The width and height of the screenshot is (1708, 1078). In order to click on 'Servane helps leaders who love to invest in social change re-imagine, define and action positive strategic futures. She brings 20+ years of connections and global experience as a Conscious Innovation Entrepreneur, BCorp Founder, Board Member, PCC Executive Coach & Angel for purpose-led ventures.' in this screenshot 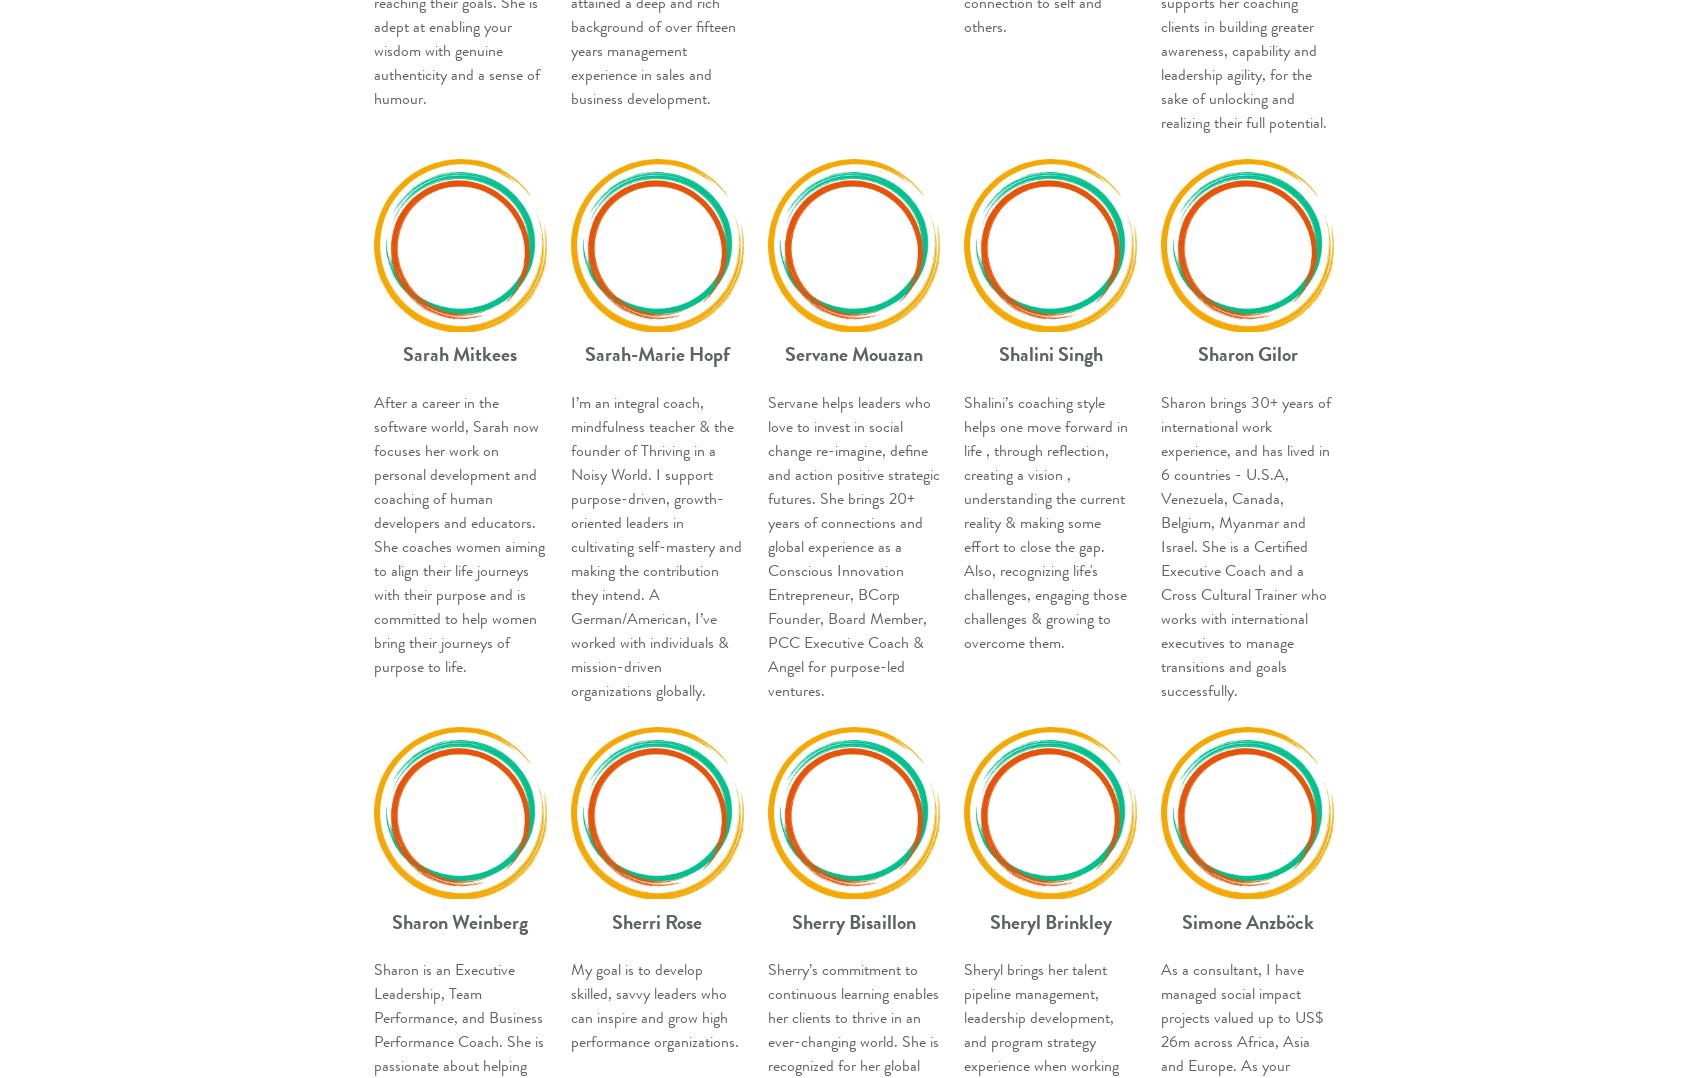, I will do `click(767, 545)`.